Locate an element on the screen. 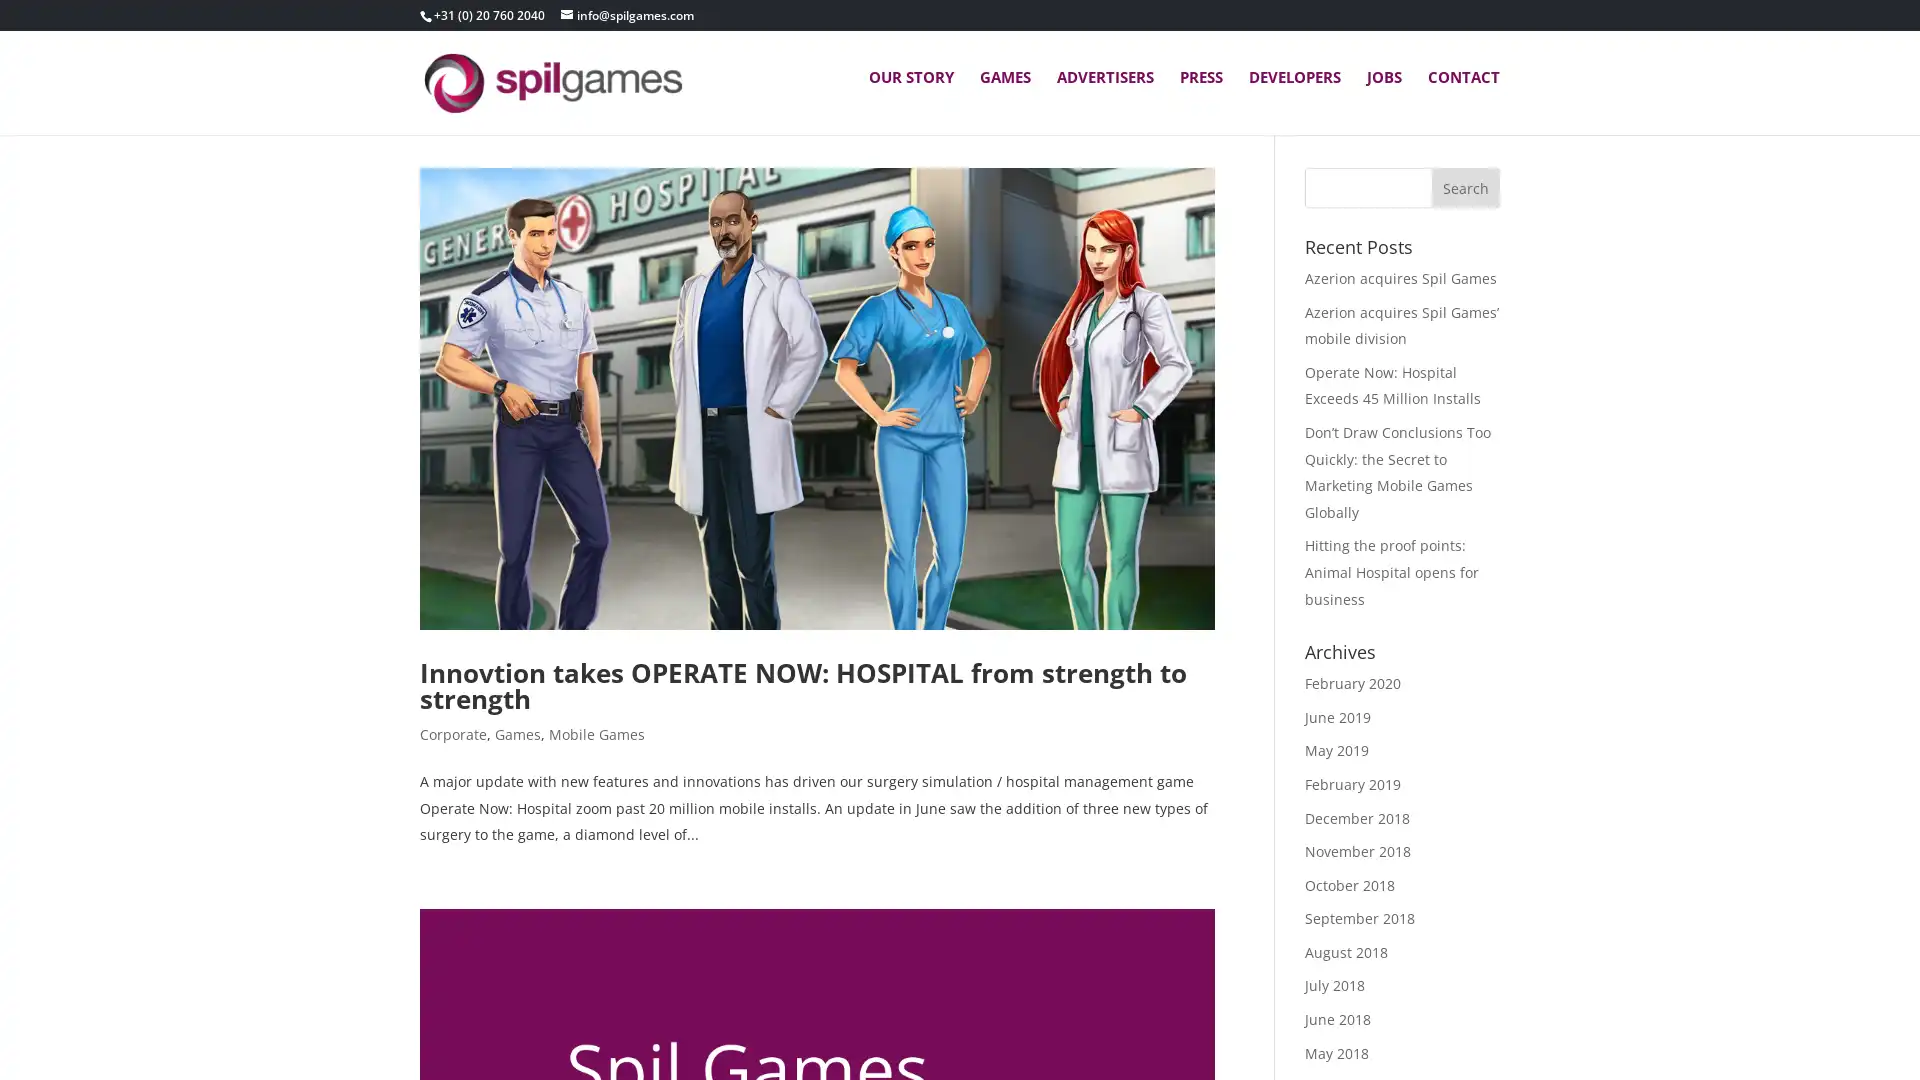  Search is located at coordinates (1465, 219).